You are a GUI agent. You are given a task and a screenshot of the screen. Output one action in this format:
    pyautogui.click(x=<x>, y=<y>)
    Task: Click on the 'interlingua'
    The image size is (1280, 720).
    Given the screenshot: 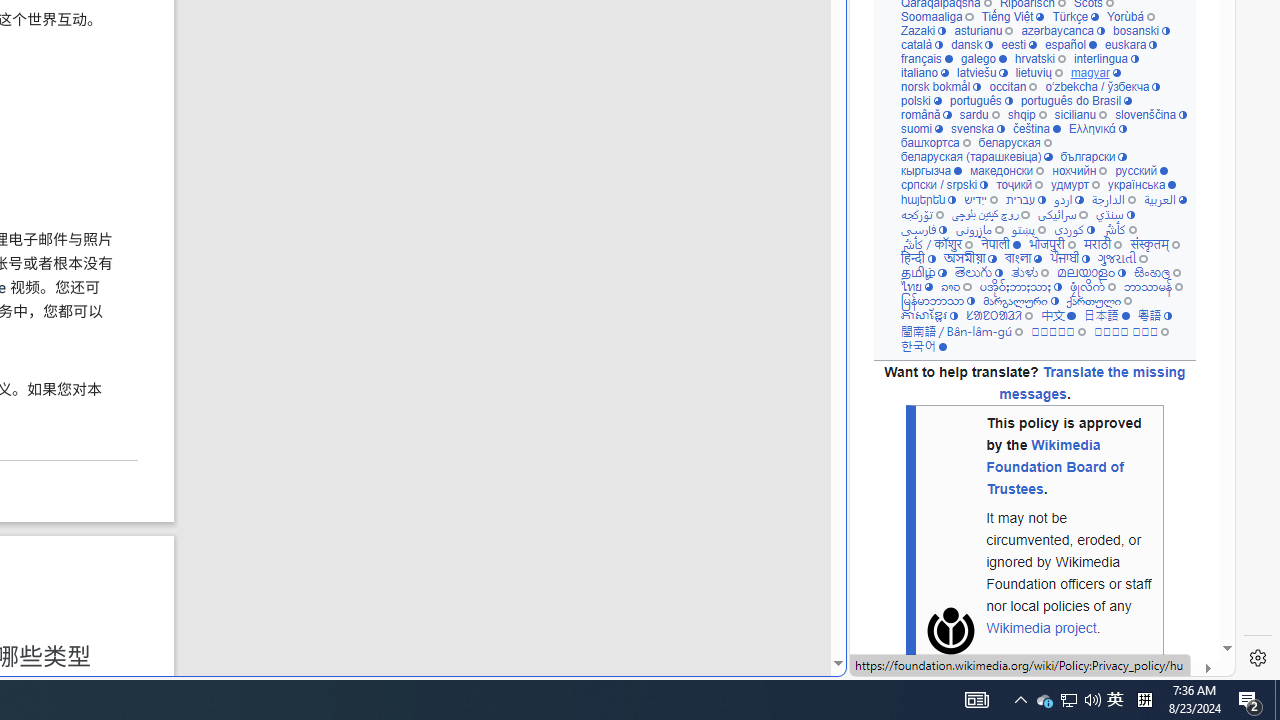 What is the action you would take?
    pyautogui.click(x=1105, y=58)
    